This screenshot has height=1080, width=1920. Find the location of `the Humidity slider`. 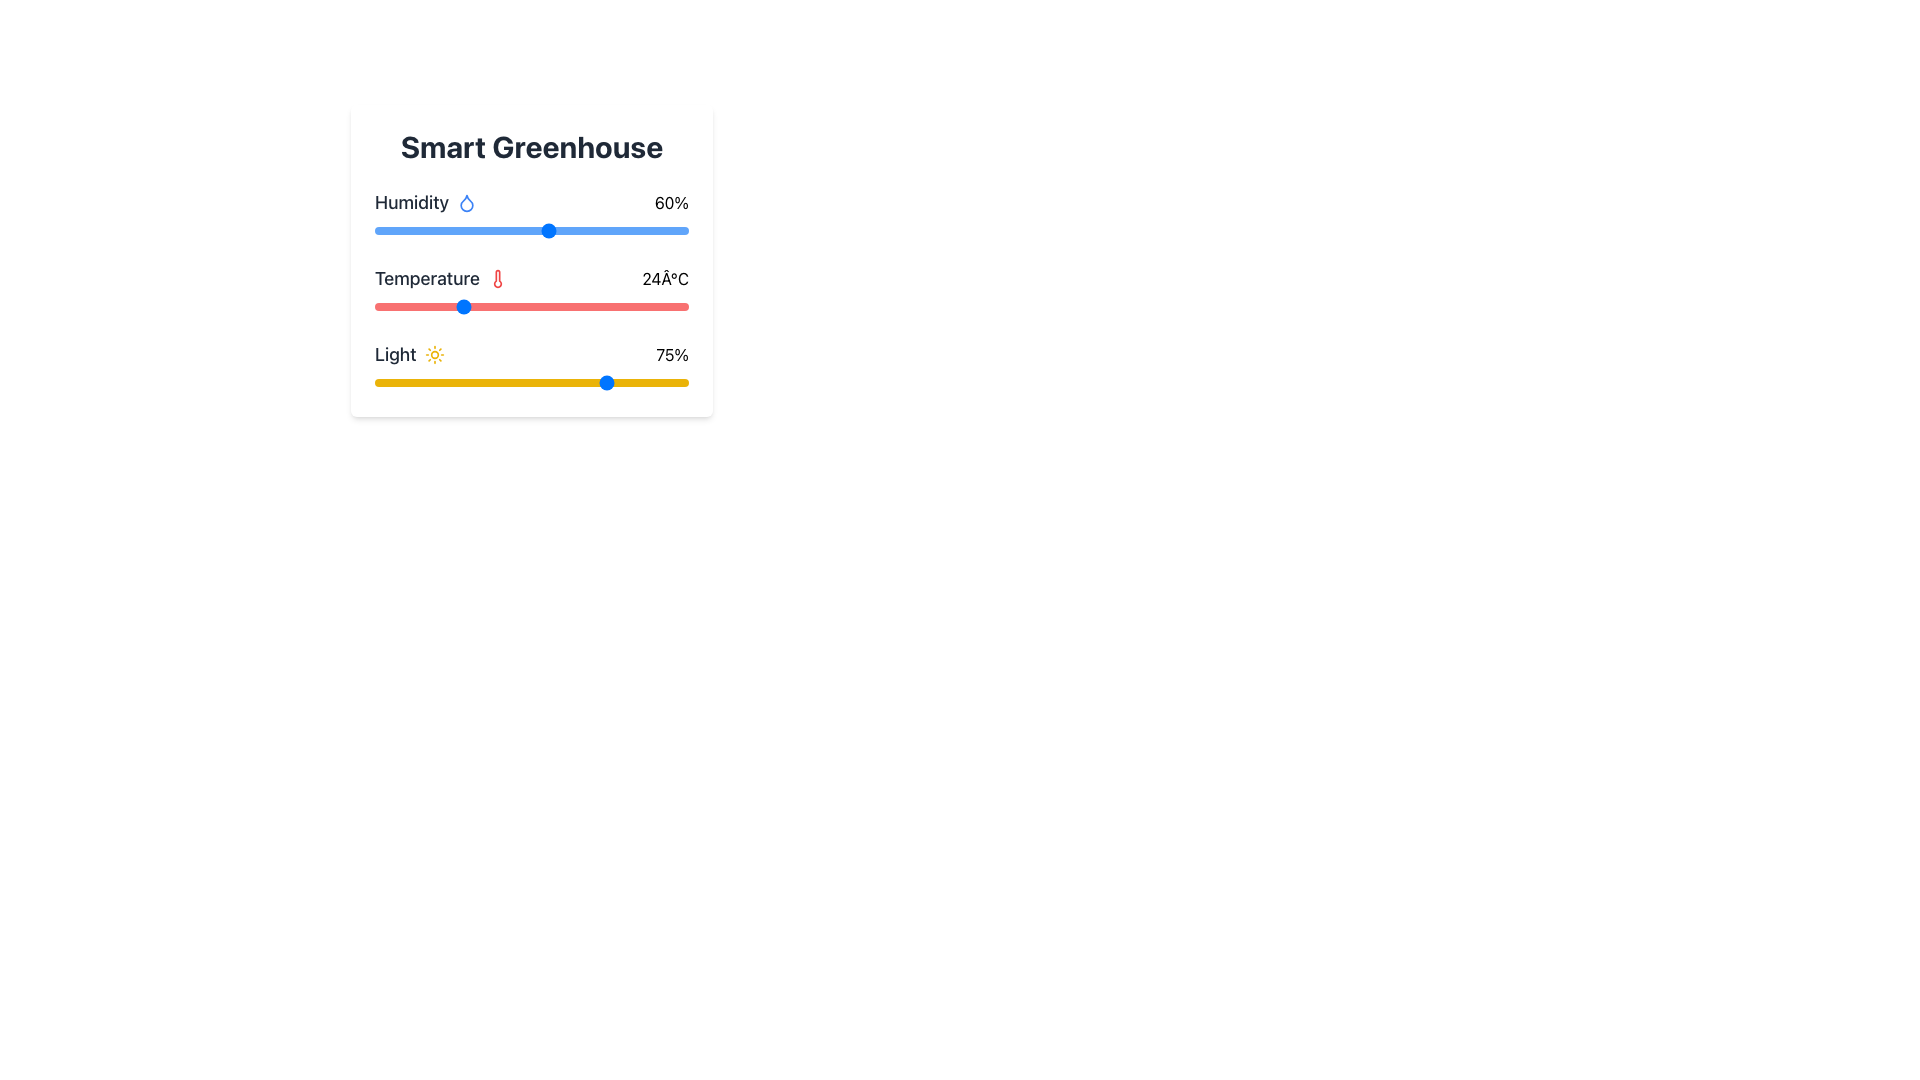

the Humidity slider is located at coordinates (518, 230).